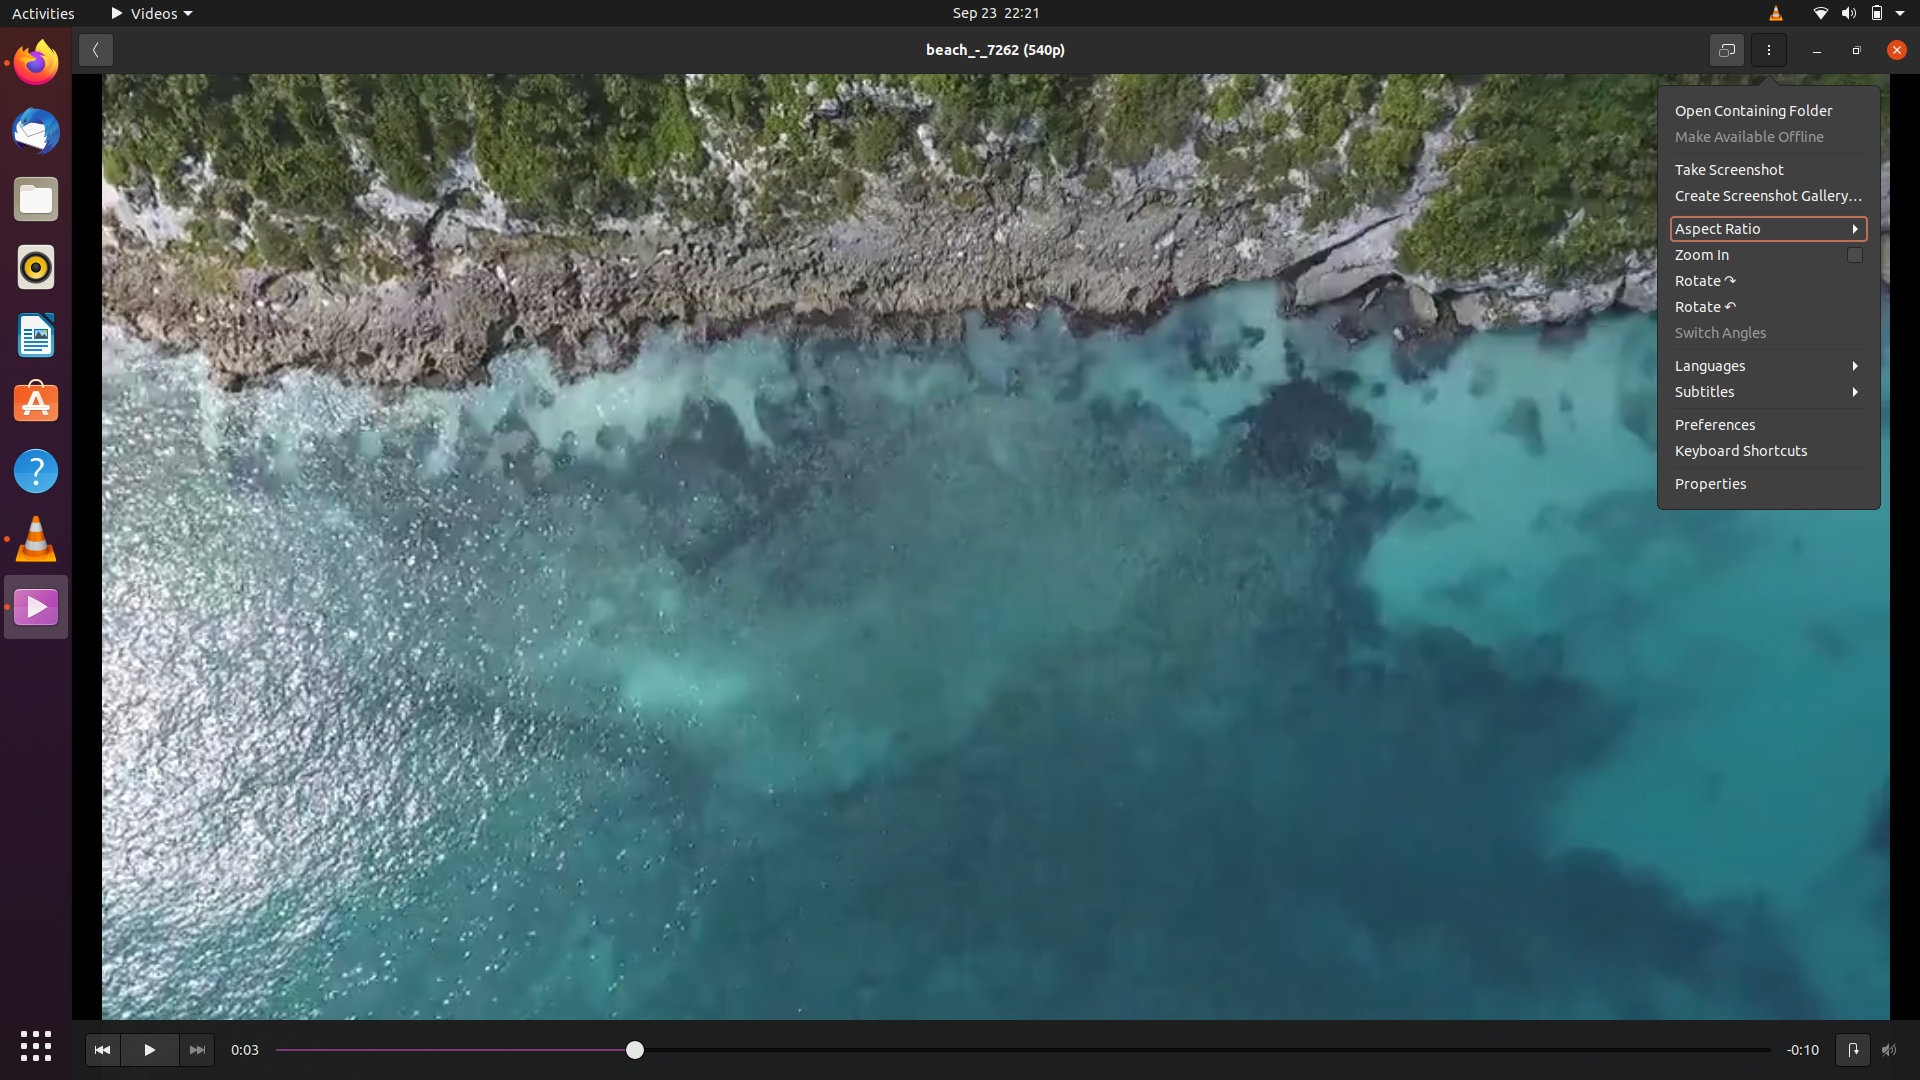  I want to click on Start the video with mouse click, so click(148, 1049).